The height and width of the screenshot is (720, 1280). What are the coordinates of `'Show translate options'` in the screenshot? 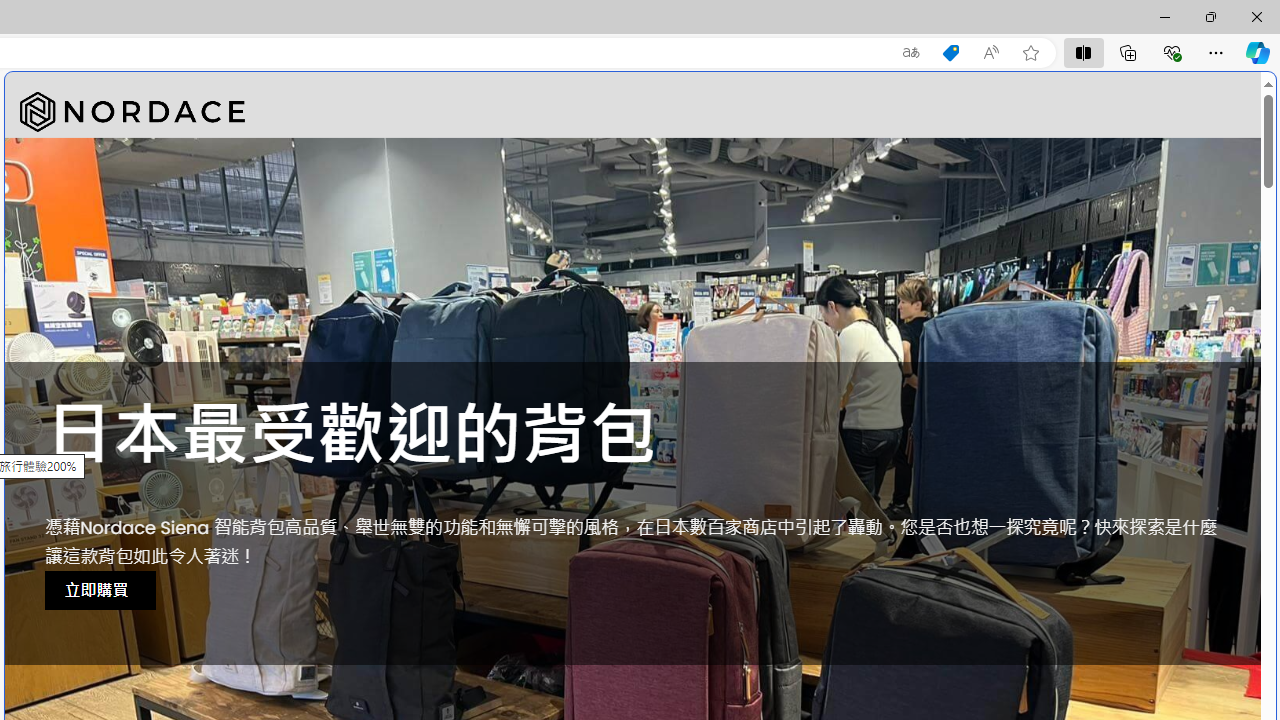 It's located at (909, 52).